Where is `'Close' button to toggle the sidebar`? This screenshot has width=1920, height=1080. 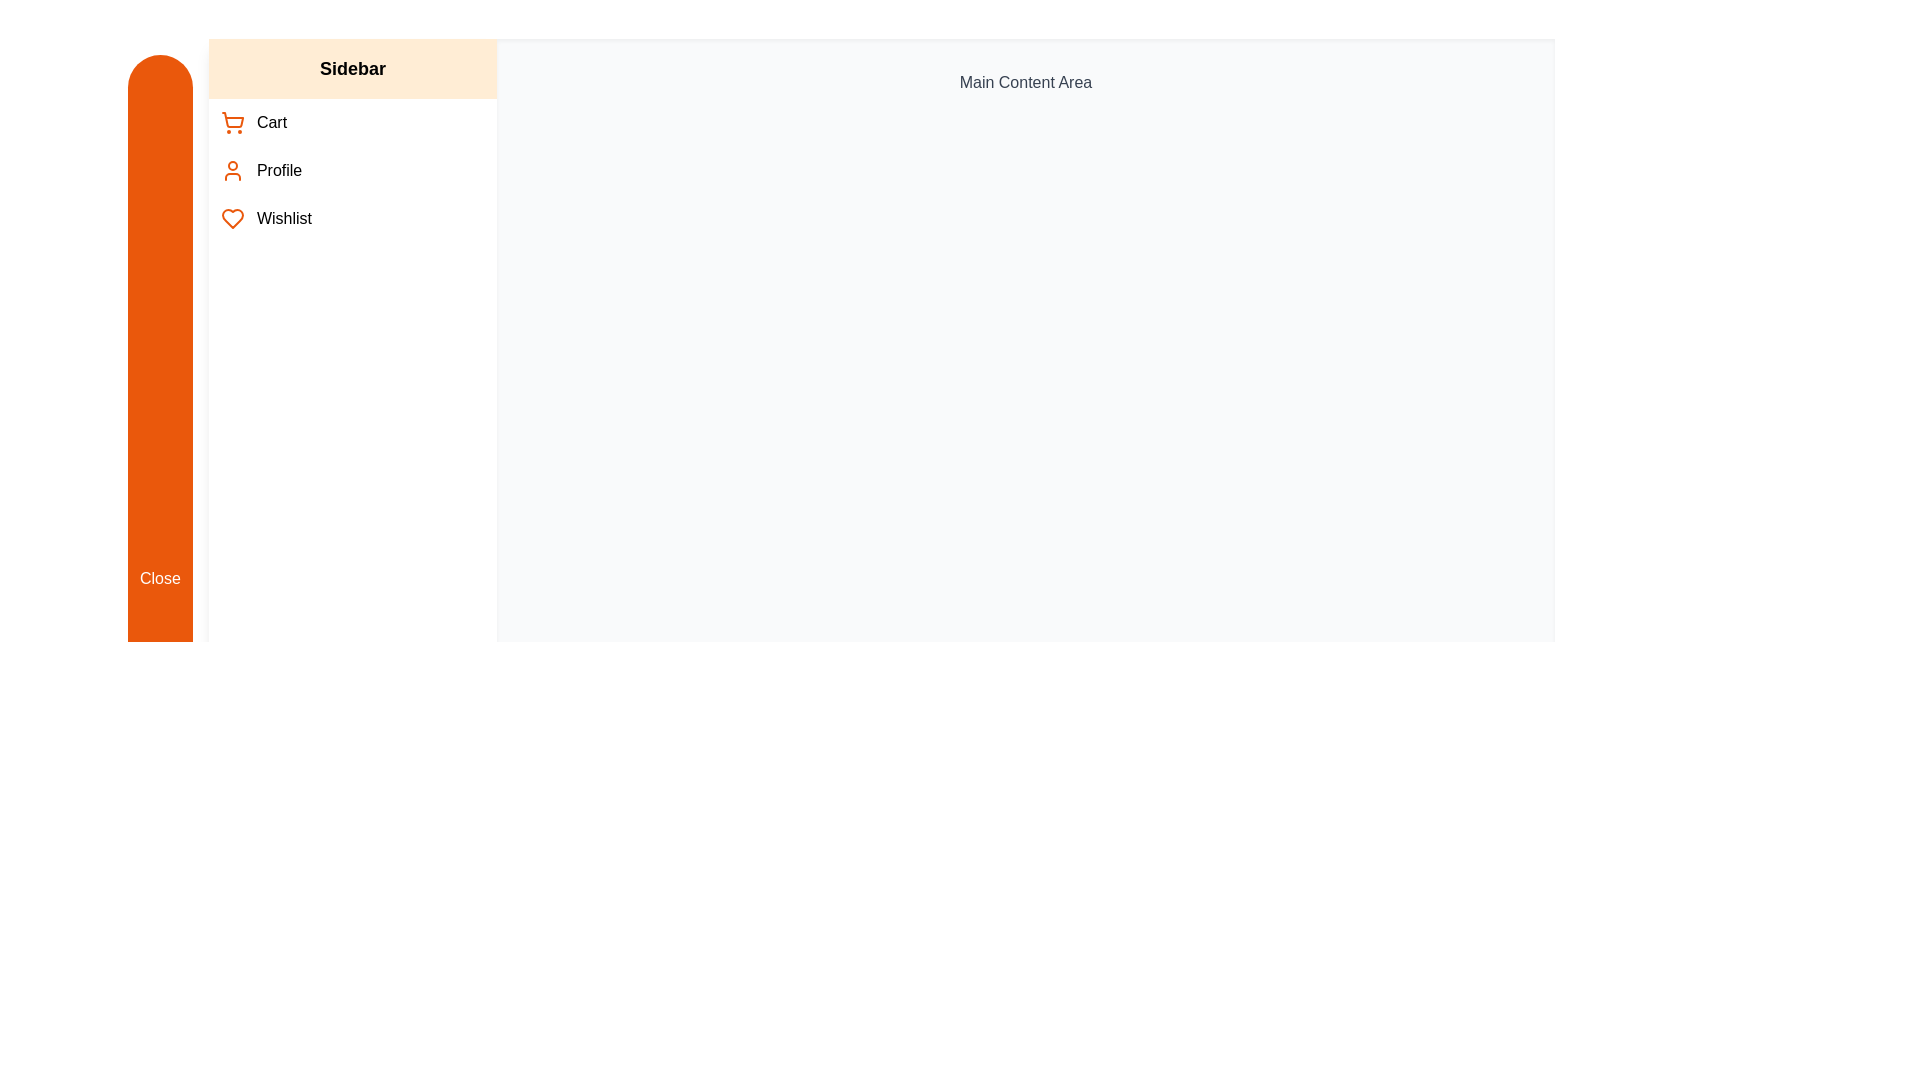
'Close' button to toggle the sidebar is located at coordinates (158, 578).